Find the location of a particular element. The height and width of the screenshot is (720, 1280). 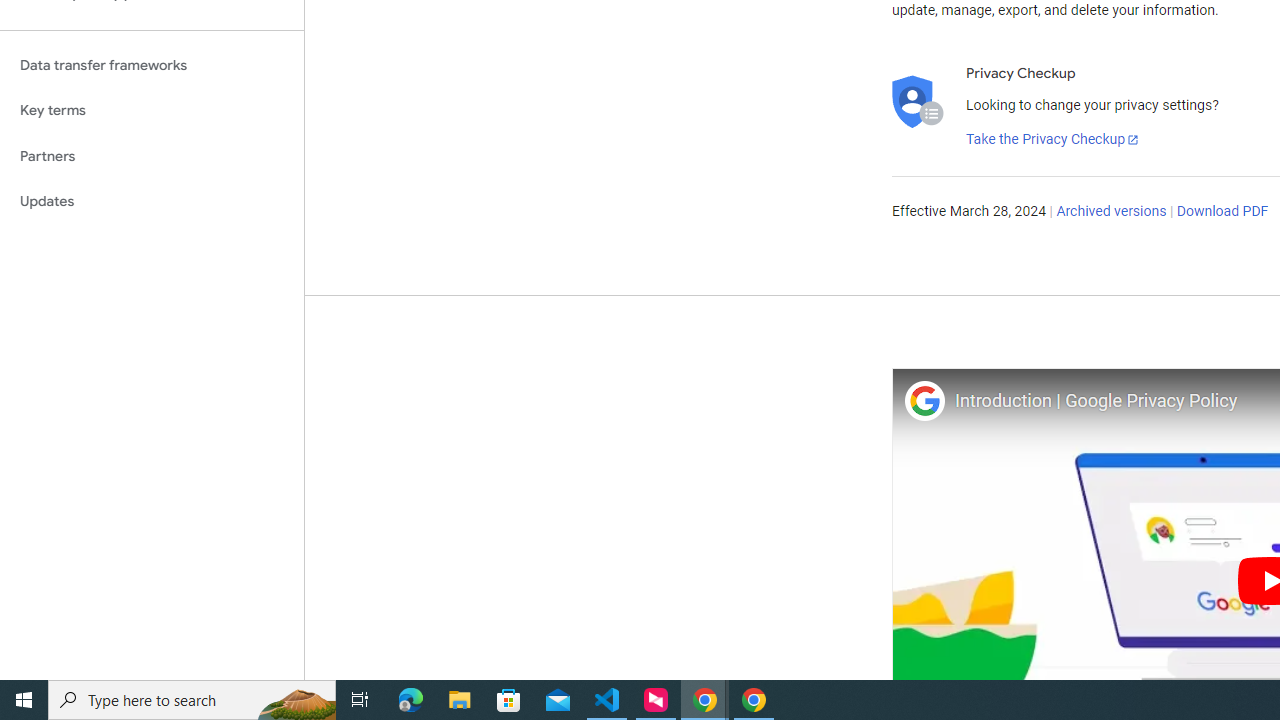

'Archived versions' is located at coordinates (1110, 212).